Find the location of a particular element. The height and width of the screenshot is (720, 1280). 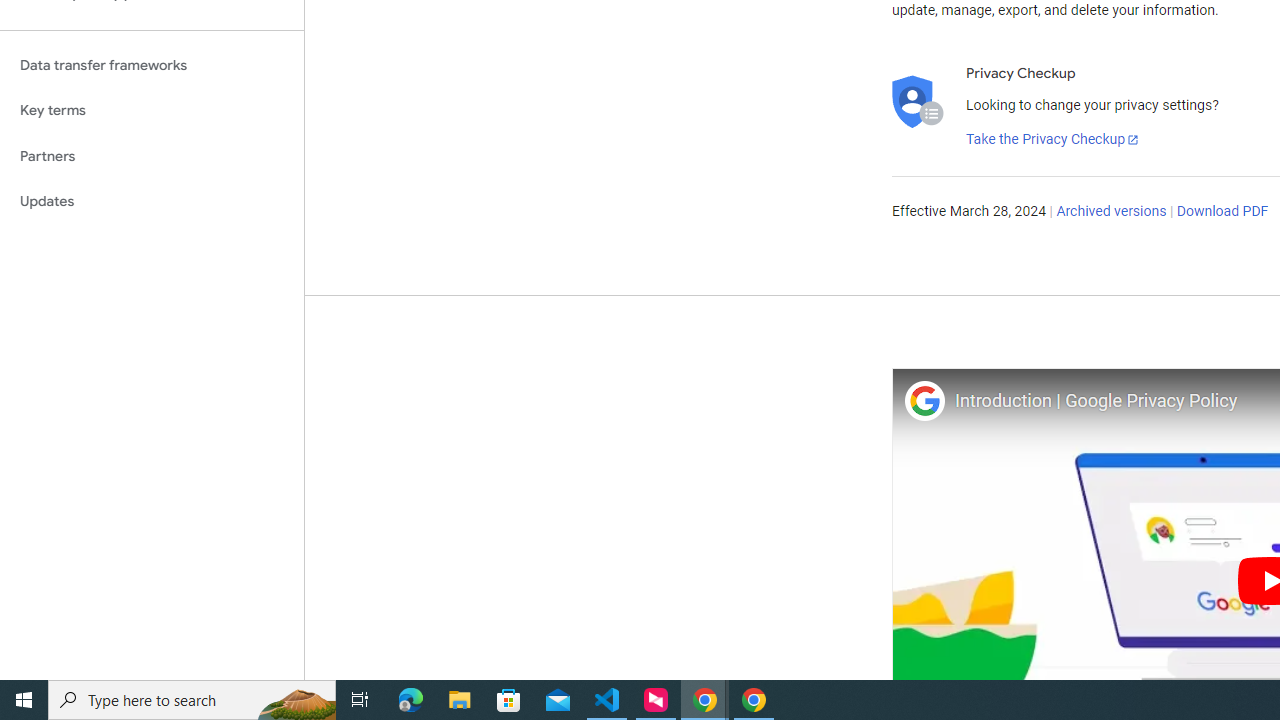

'Archived versions' is located at coordinates (1110, 212).